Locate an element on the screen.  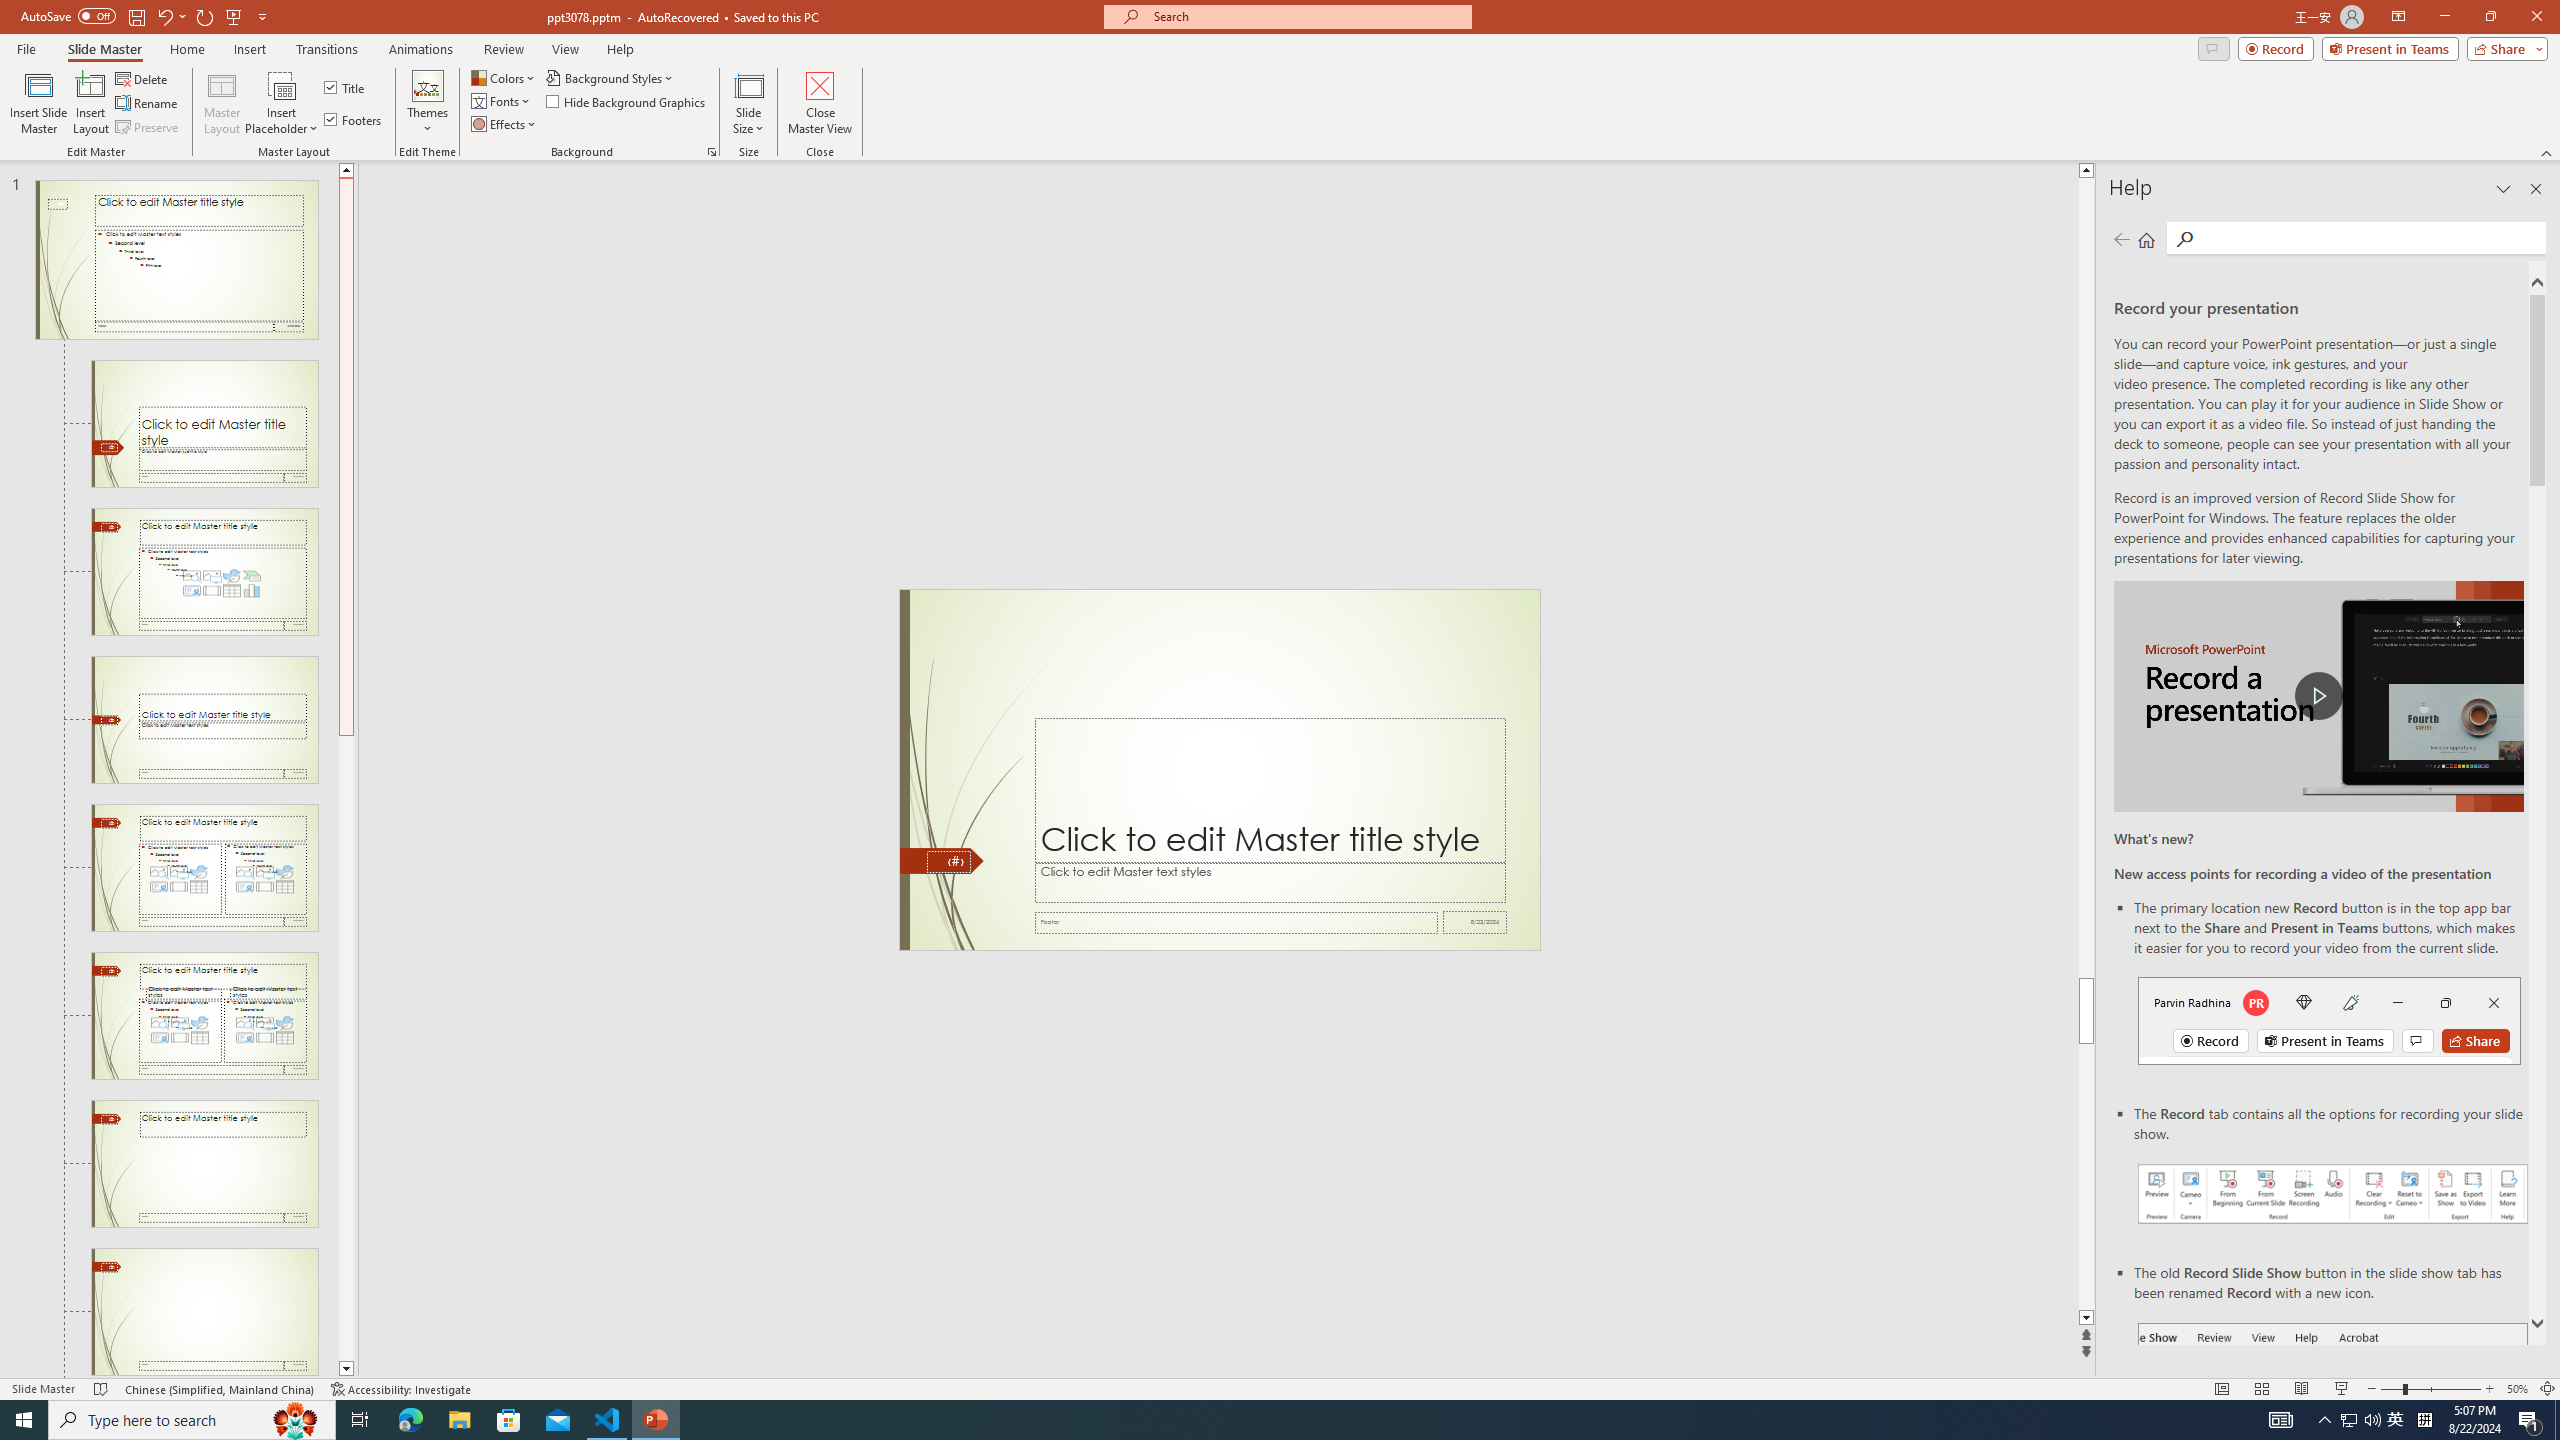
'Insert Placeholder' is located at coordinates (281, 103).